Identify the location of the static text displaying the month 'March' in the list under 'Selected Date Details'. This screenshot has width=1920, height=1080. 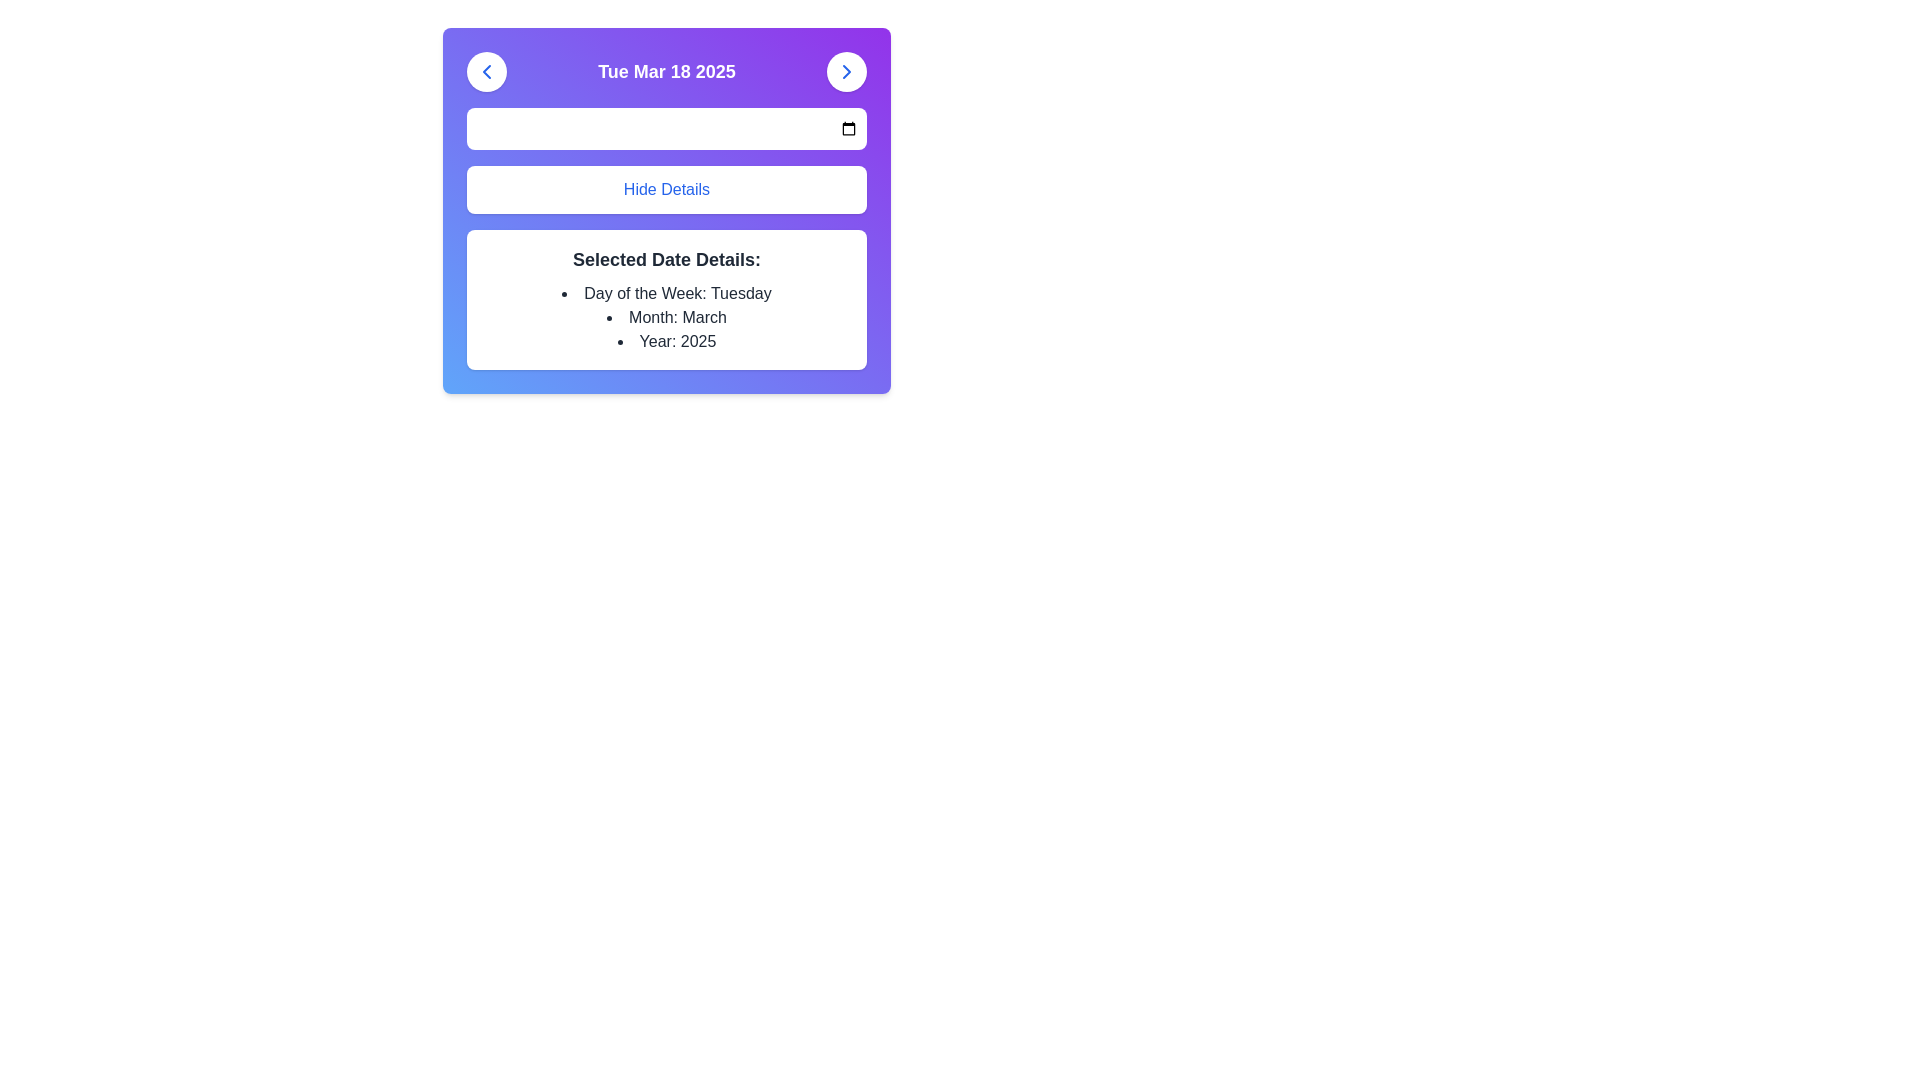
(667, 316).